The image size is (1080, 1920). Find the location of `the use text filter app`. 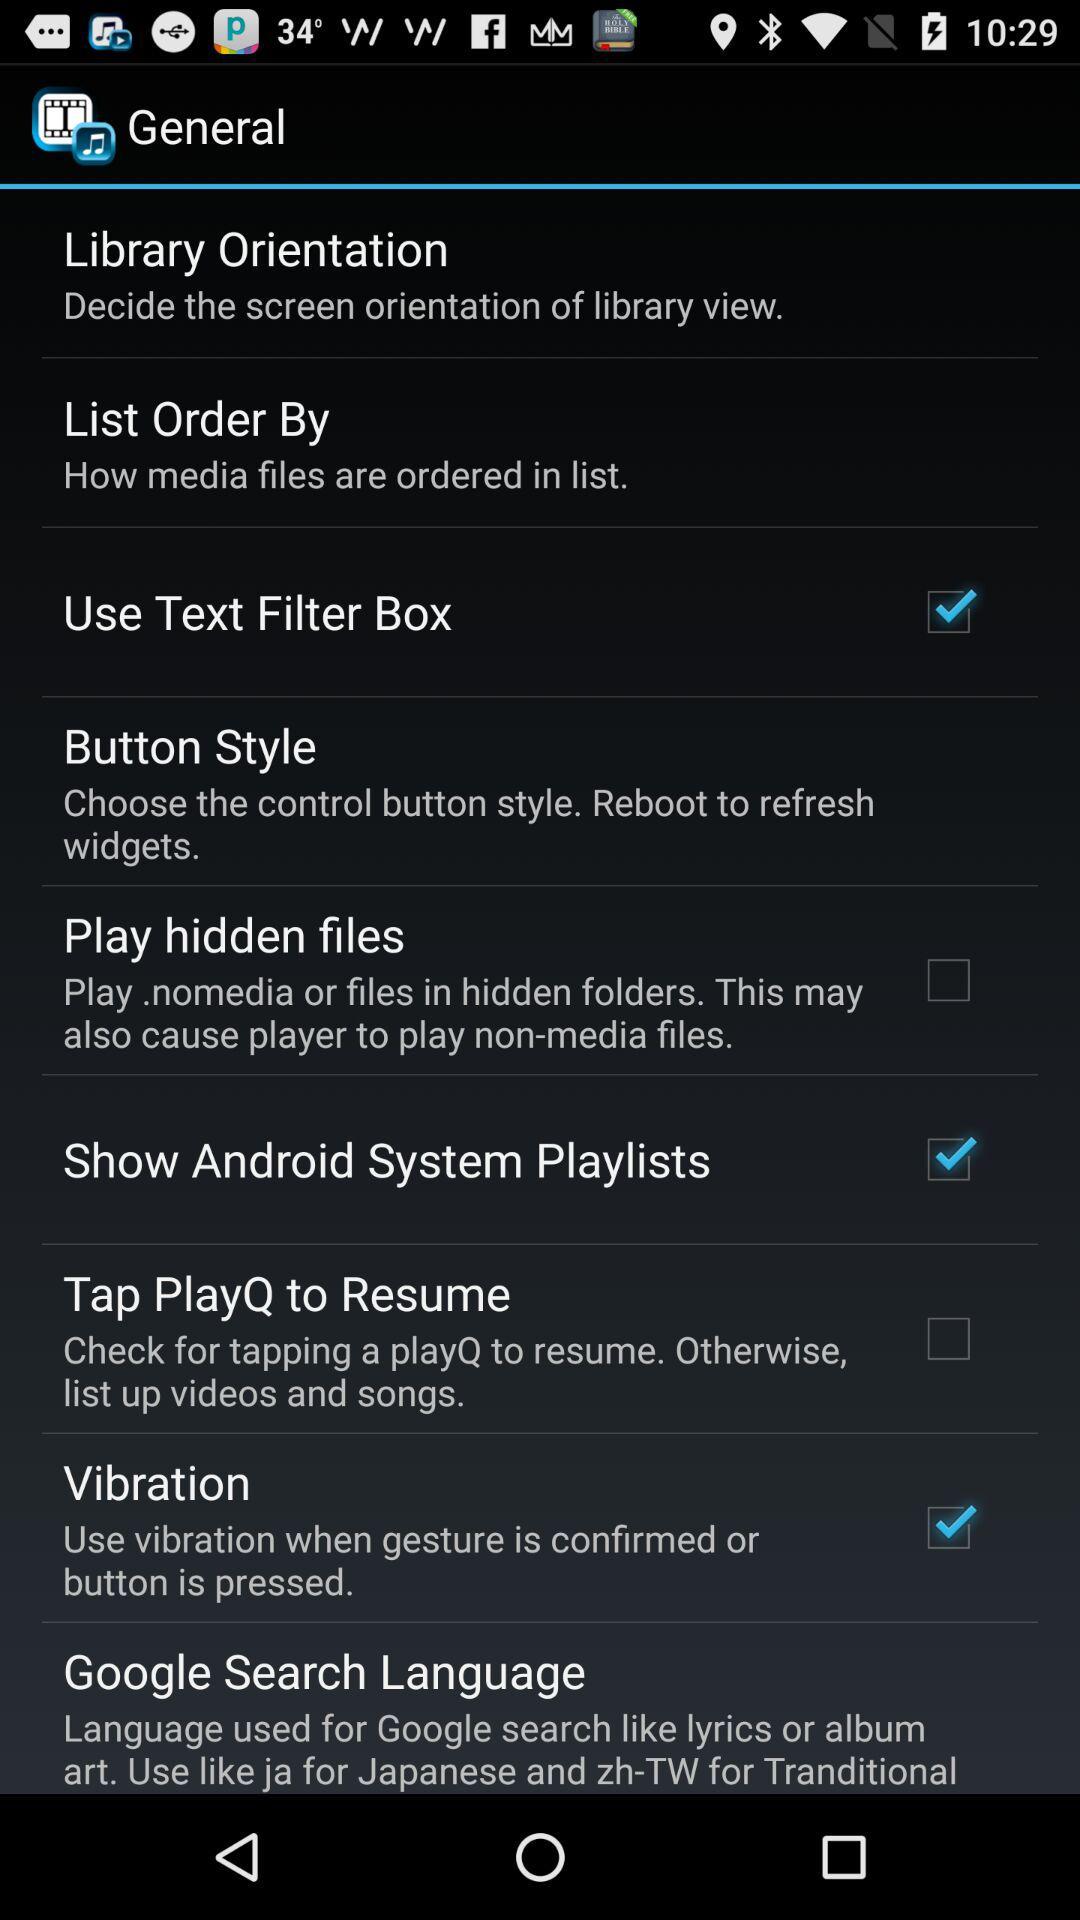

the use text filter app is located at coordinates (256, 610).